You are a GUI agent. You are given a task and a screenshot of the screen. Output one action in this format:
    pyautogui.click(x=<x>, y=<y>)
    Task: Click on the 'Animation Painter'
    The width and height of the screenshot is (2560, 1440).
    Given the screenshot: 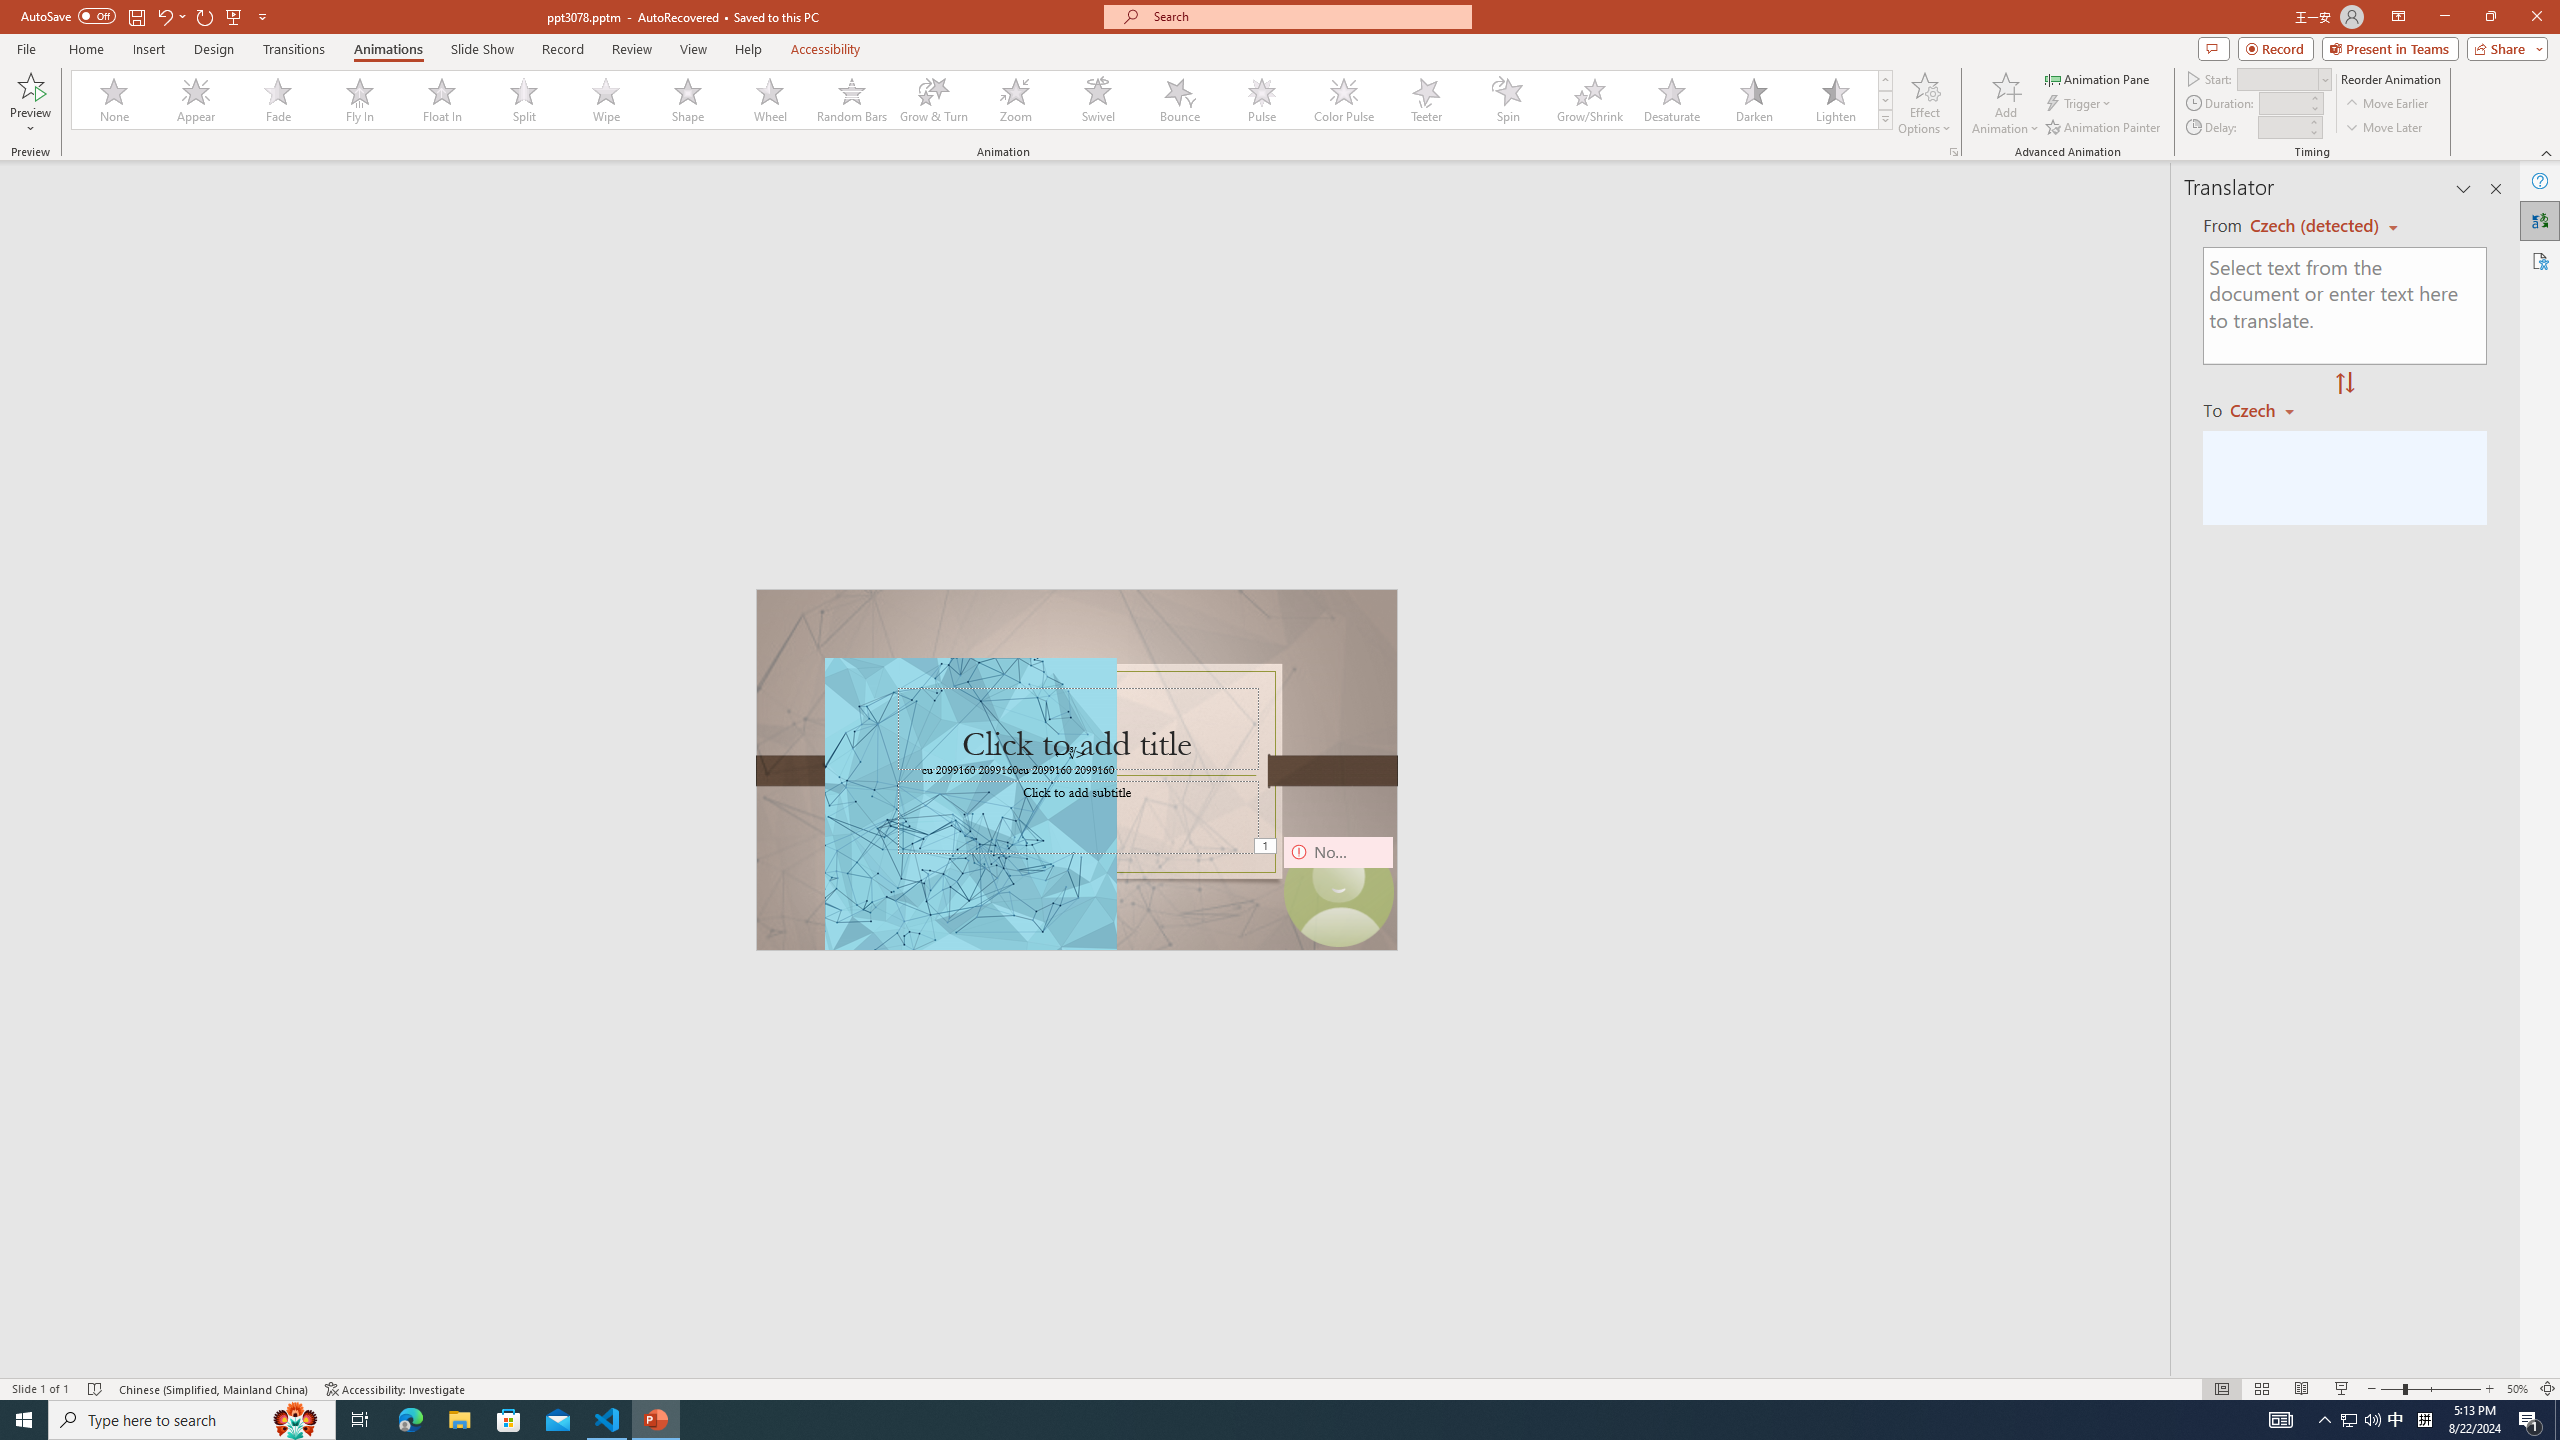 What is the action you would take?
    pyautogui.click(x=2103, y=127)
    